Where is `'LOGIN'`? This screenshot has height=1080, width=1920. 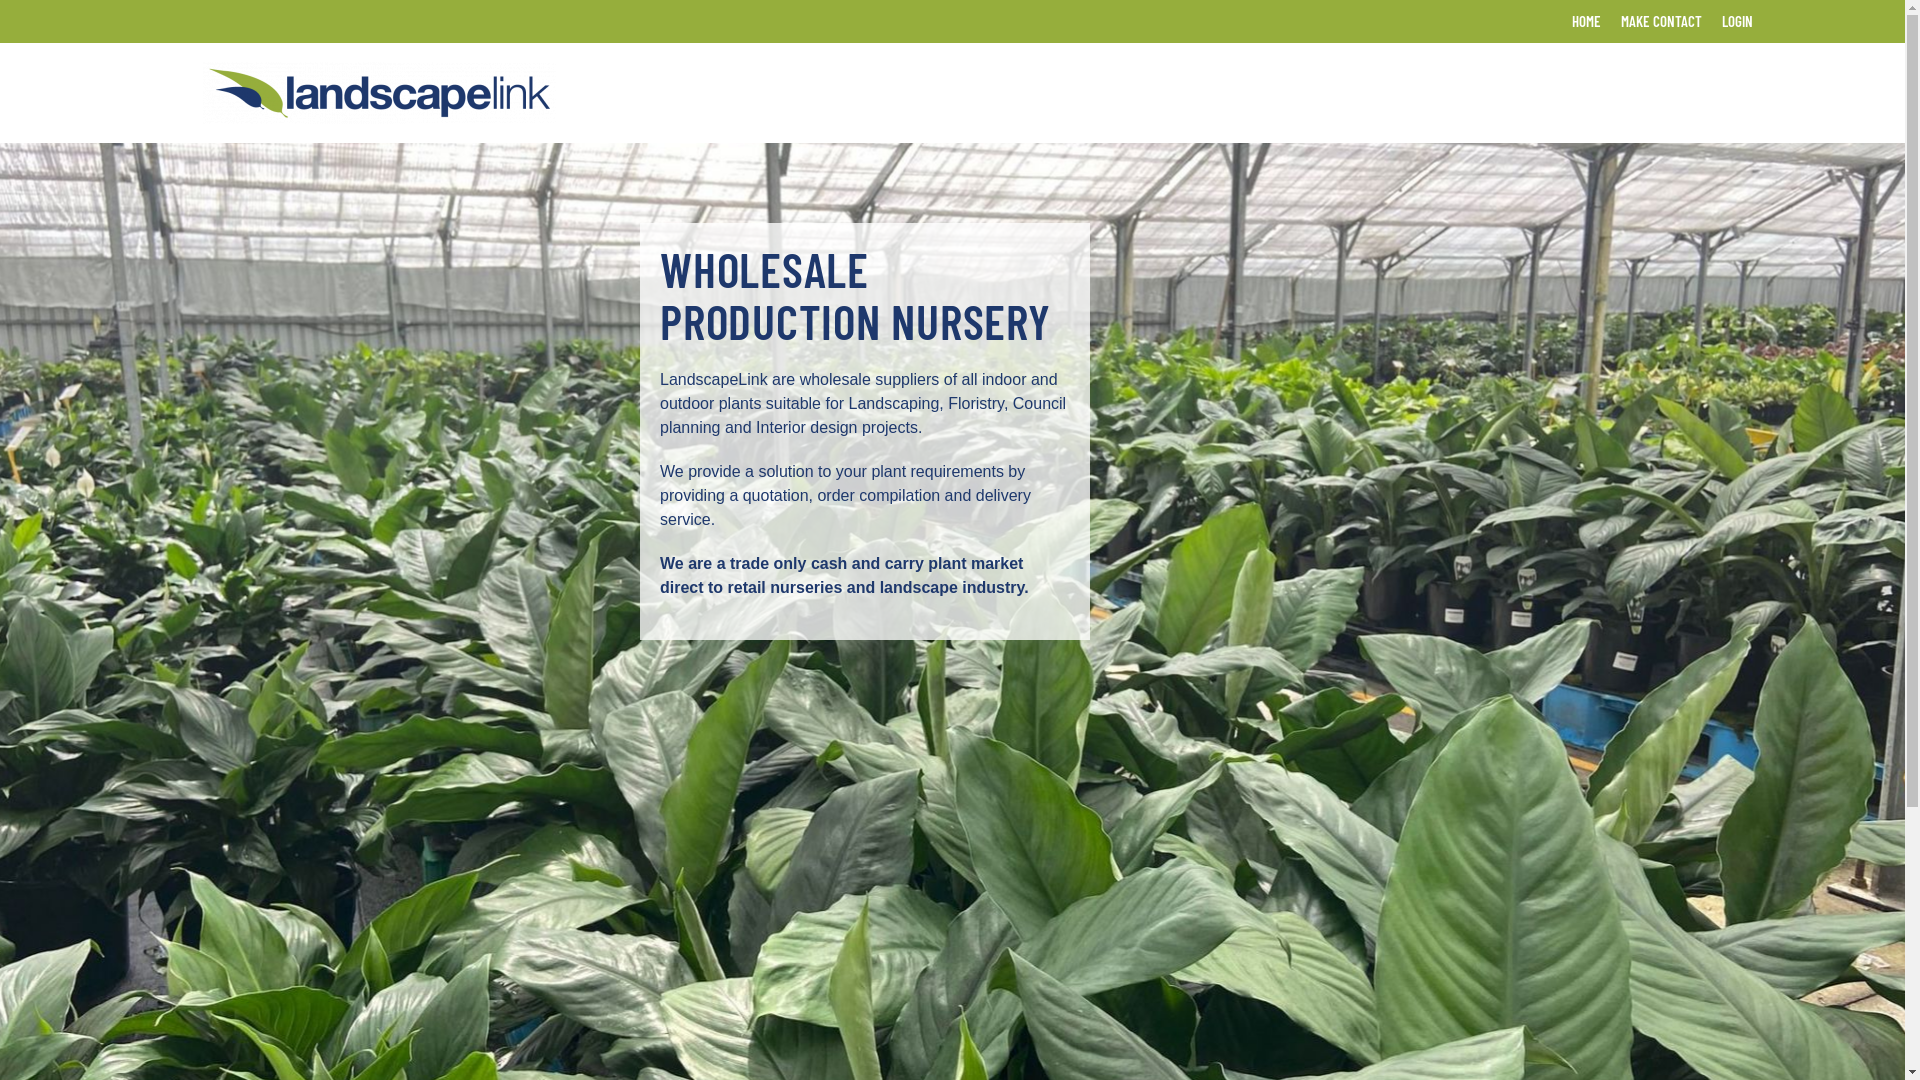 'LOGIN' is located at coordinates (1736, 21).